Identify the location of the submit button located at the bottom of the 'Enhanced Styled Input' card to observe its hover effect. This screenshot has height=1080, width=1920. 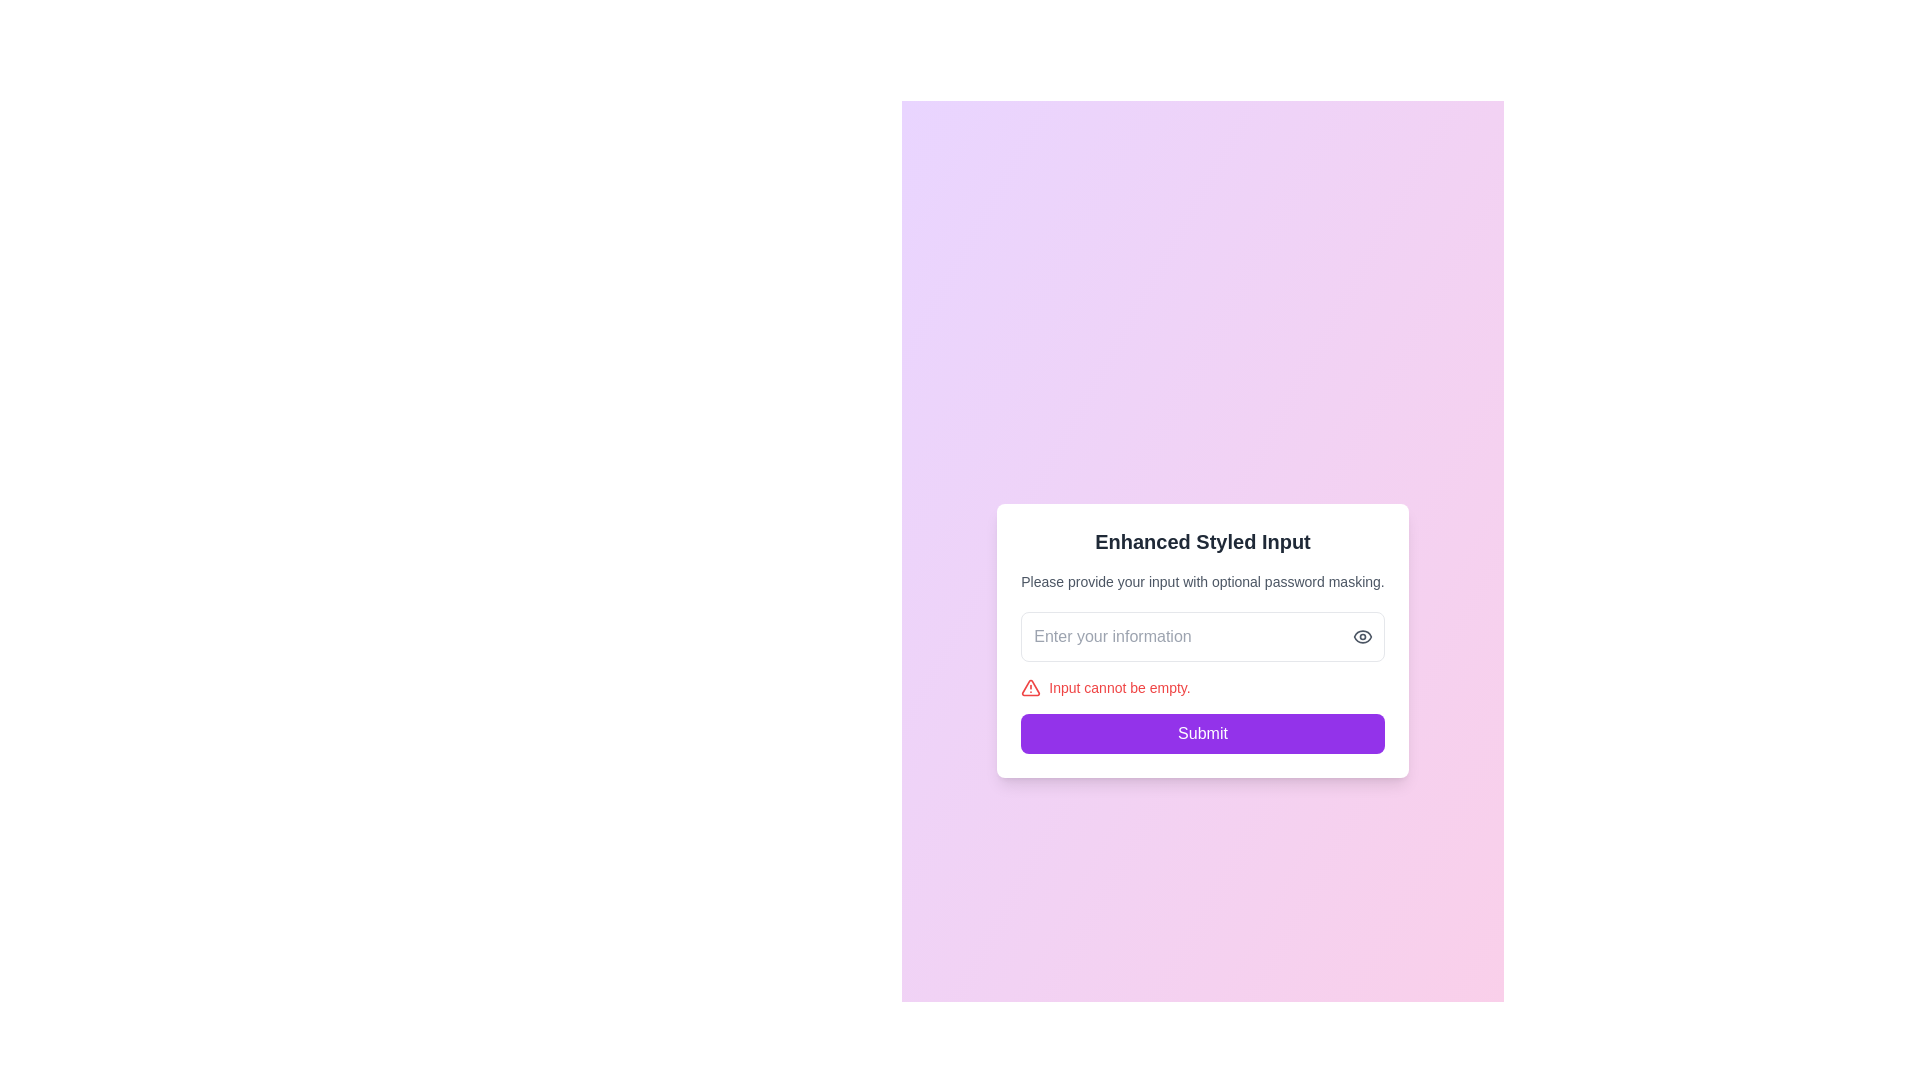
(1202, 733).